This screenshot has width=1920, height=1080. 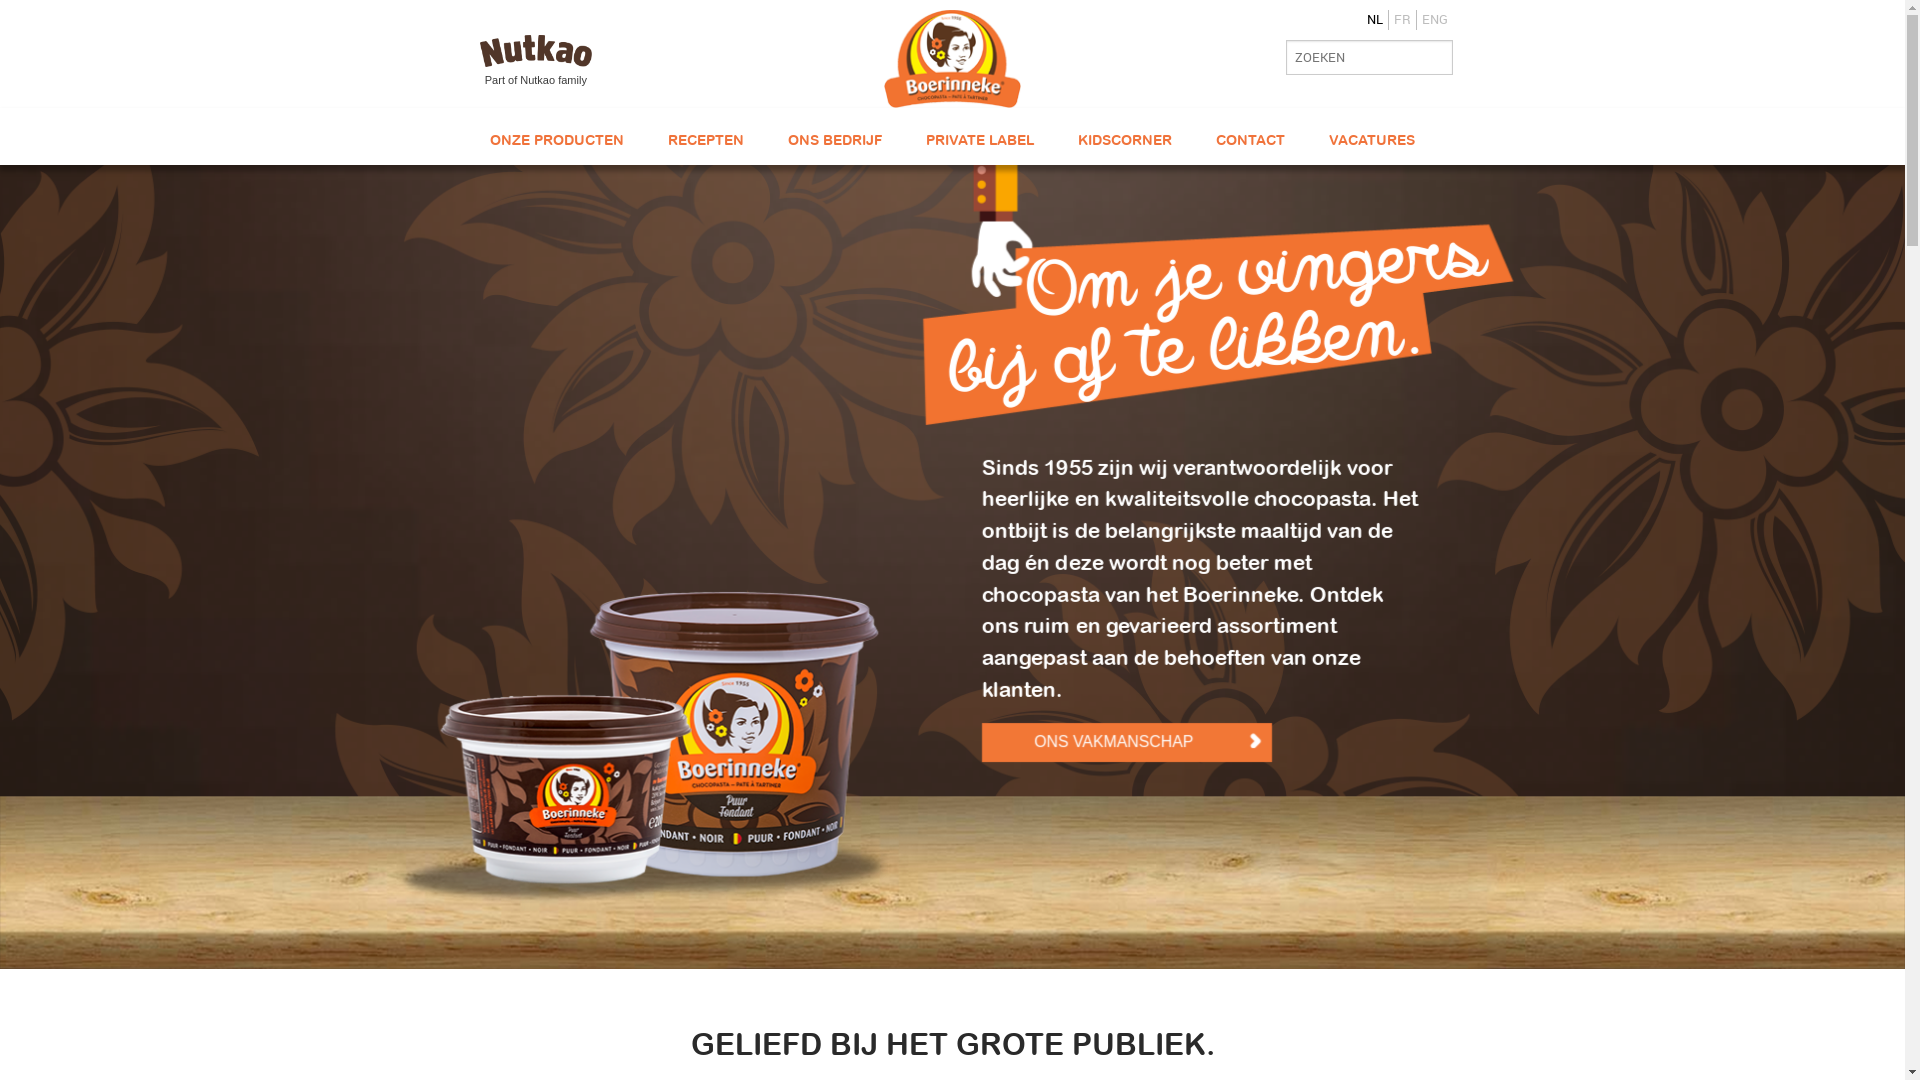 What do you see at coordinates (979, 138) in the screenshot?
I see `'PRIVATE LABEL'` at bounding box center [979, 138].